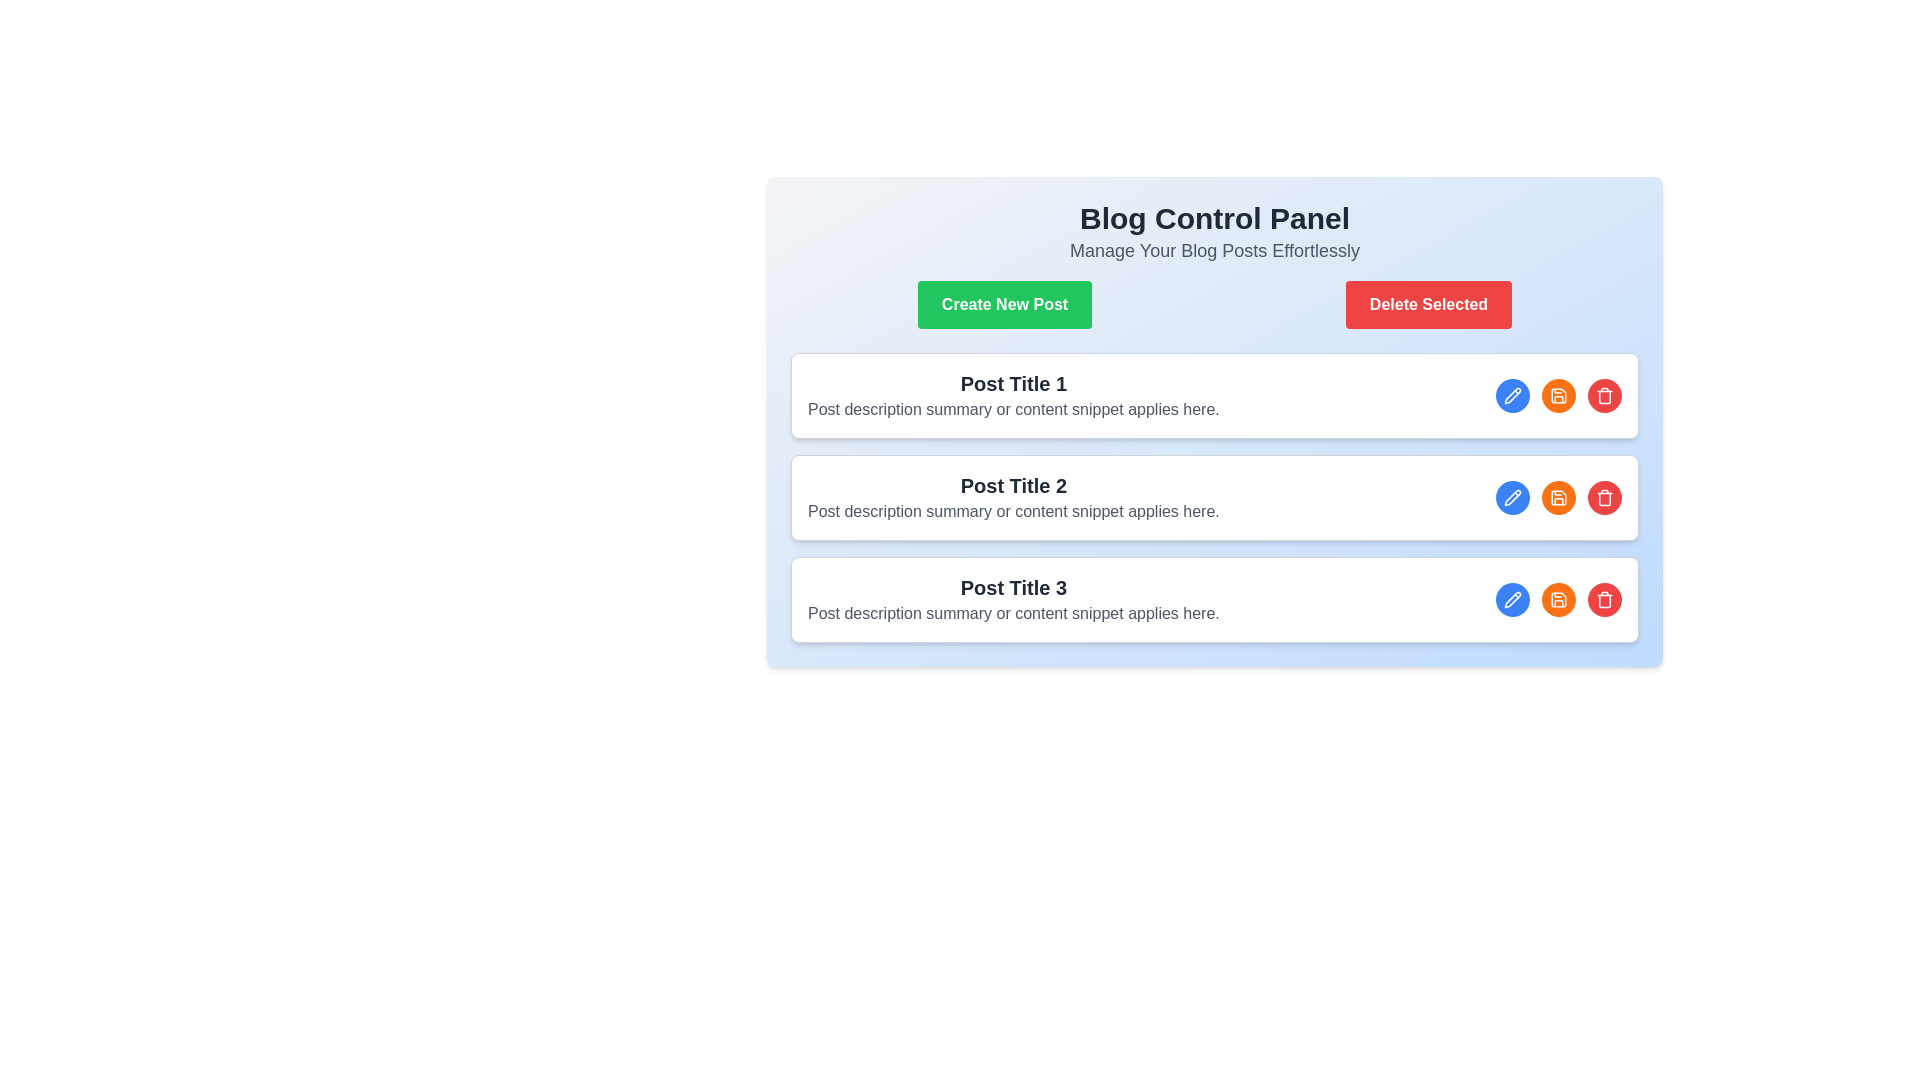 The width and height of the screenshot is (1920, 1080). Describe the element at coordinates (1013, 599) in the screenshot. I see `the textual UI component labeled 'Post Title 3', which includes the title 'Post Title 3' and the description 'Post description summary or content snippet applies here.'` at that location.